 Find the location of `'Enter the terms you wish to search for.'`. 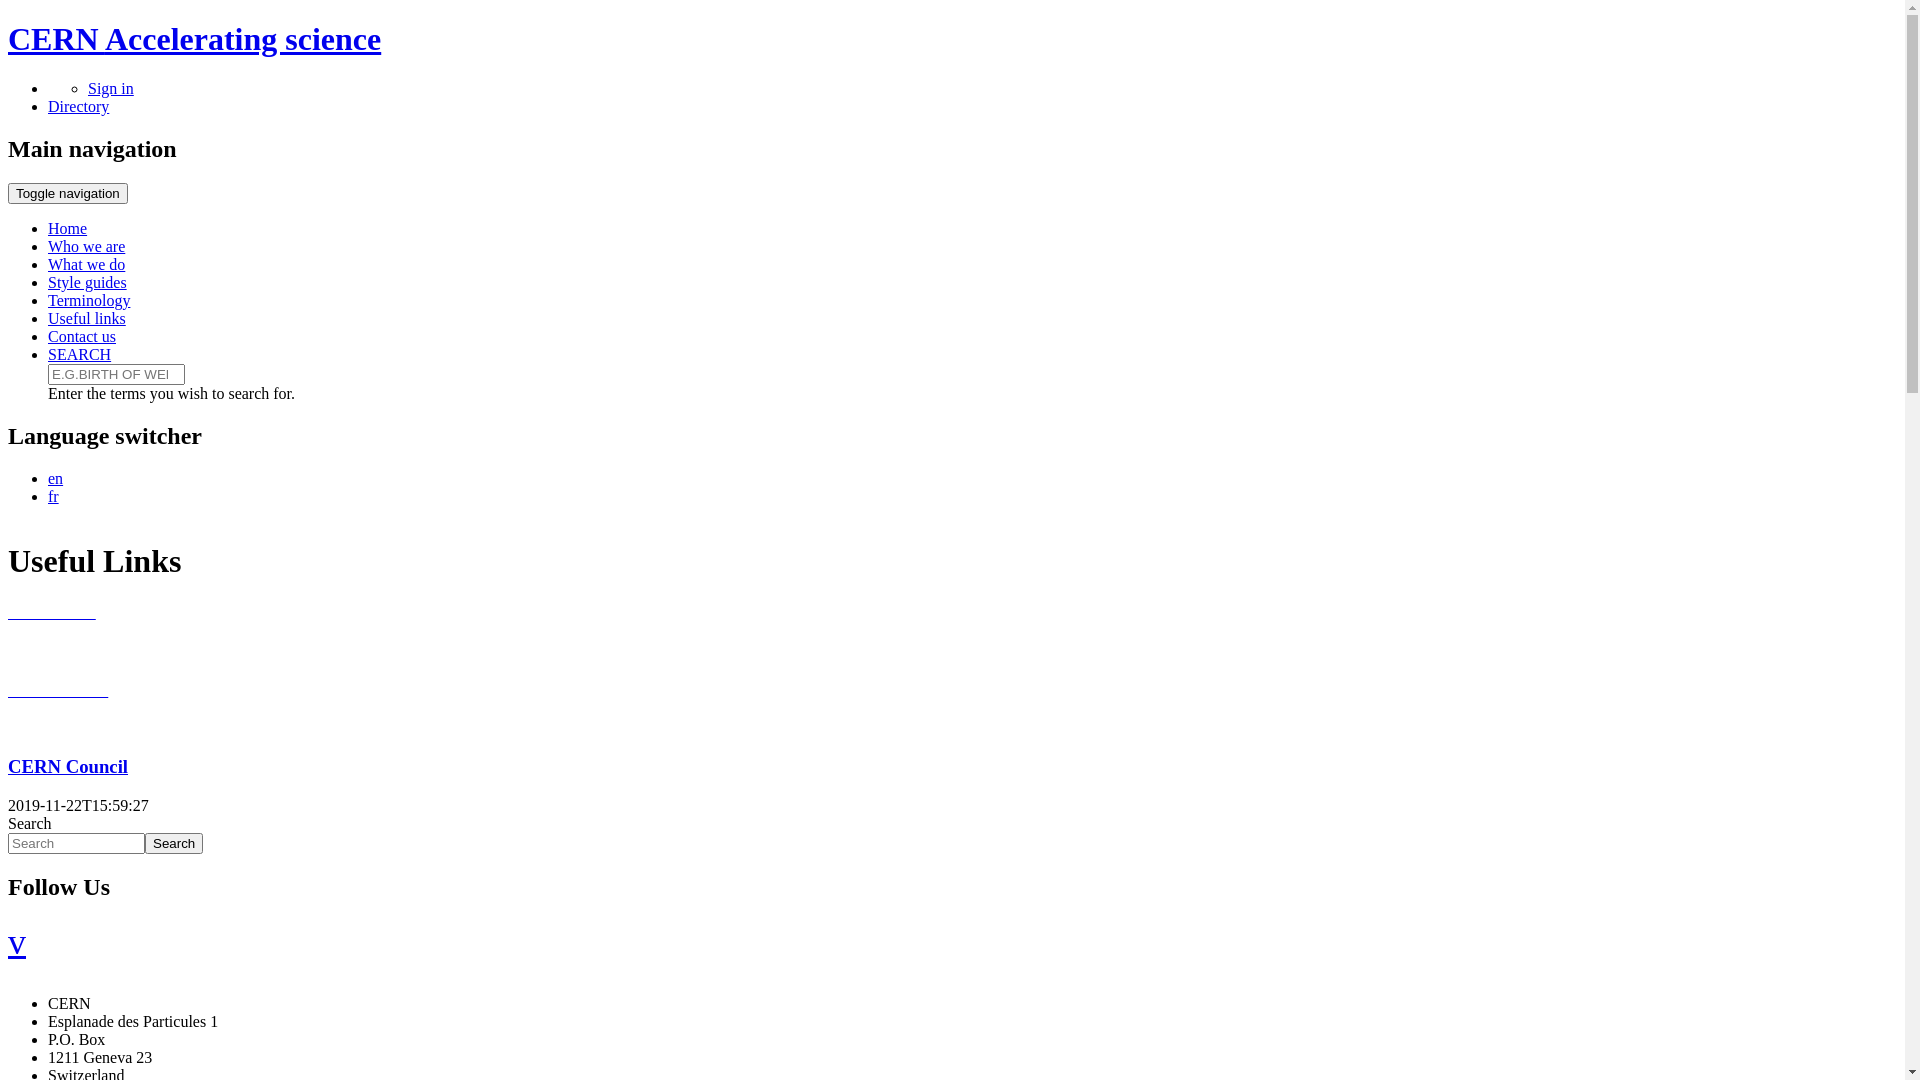

'Enter the terms you wish to search for.' is located at coordinates (8, 843).